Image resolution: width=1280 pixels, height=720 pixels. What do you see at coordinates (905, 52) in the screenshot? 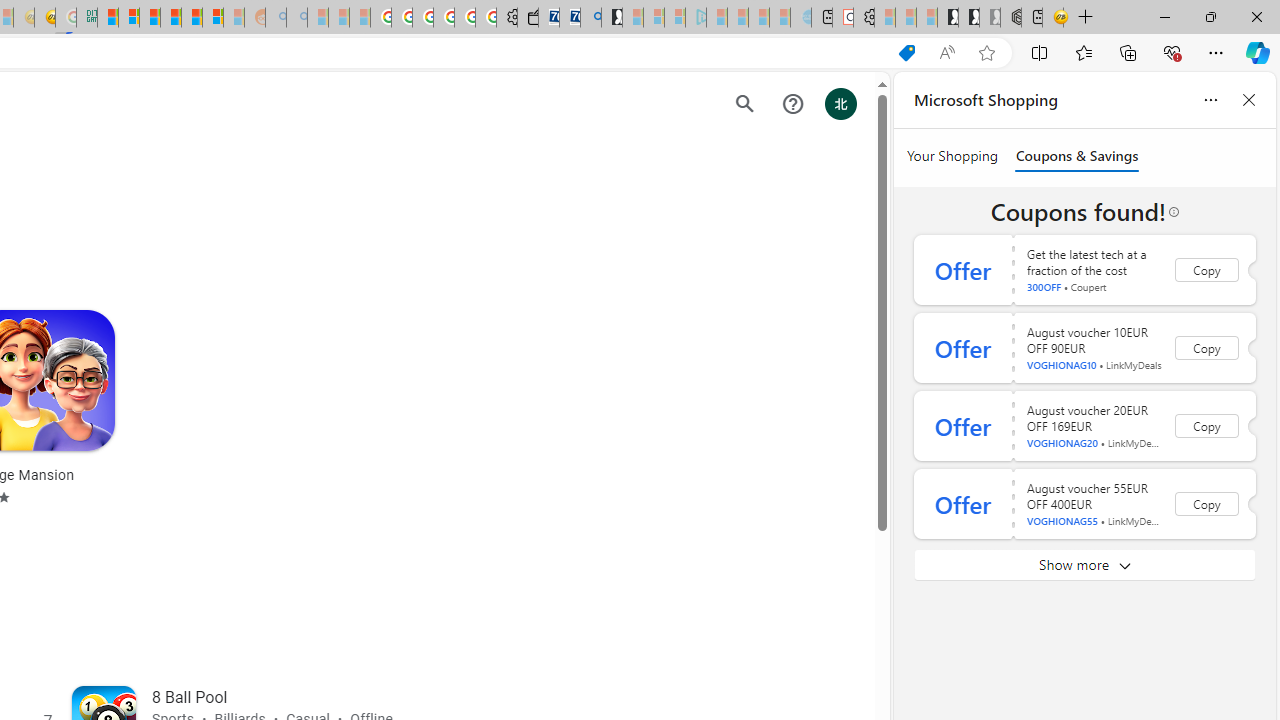
I see `'This site has coupons! Shopping in Microsoft Edge'` at bounding box center [905, 52].